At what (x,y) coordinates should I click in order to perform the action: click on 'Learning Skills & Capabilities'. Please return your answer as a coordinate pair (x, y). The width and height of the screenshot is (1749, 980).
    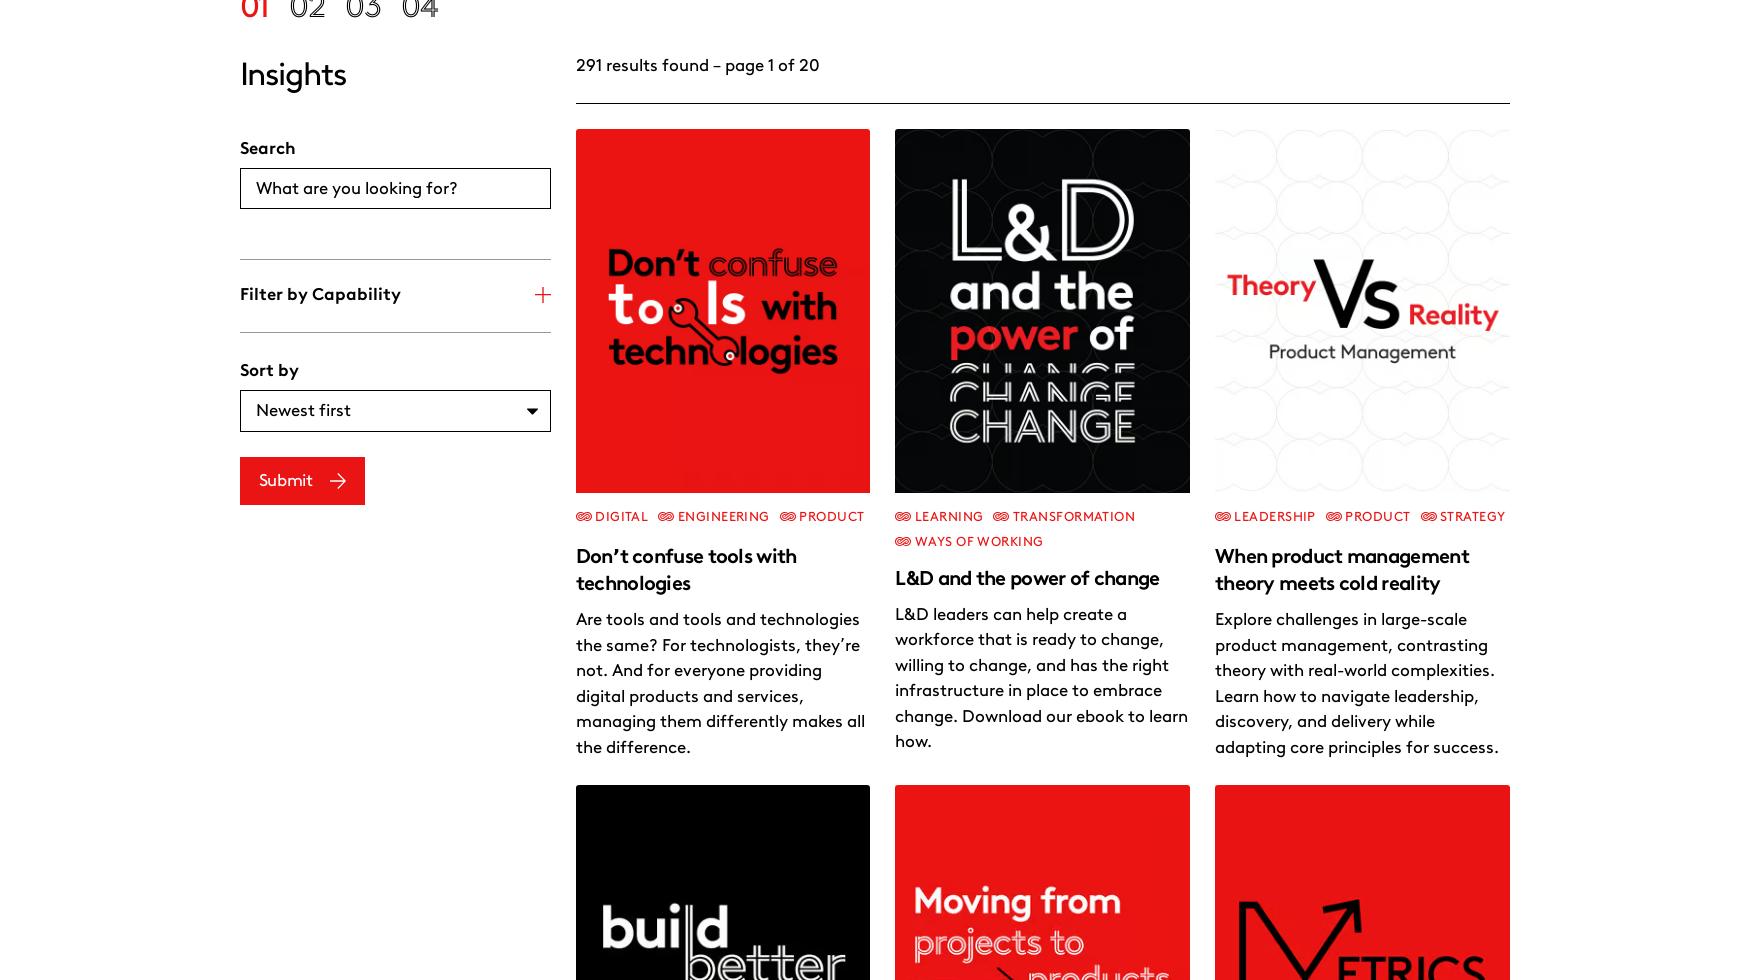
    Looking at the image, I should click on (1217, 912).